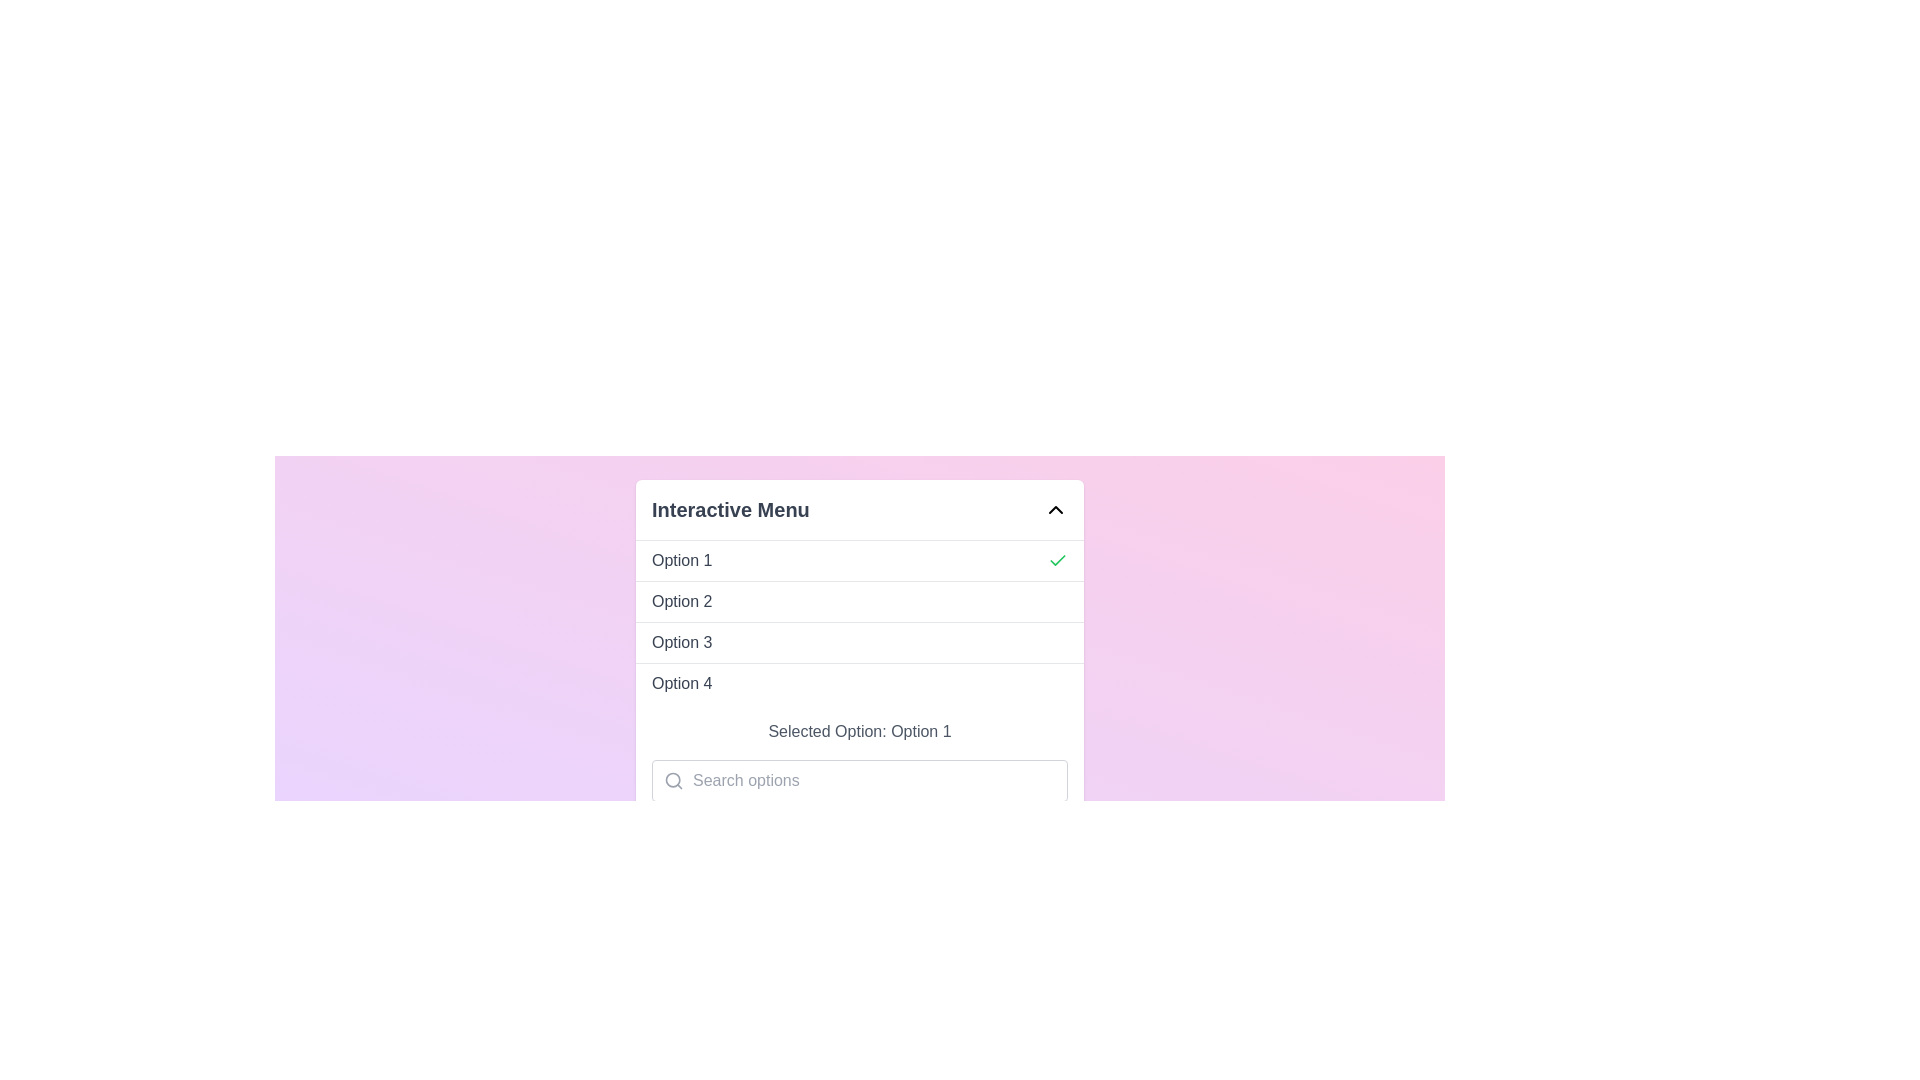 This screenshot has height=1080, width=1920. What do you see at coordinates (859, 732) in the screenshot?
I see `the text label displaying 'Selected Option: Option 1' that is located above a search input field in a dropdown menu interface` at bounding box center [859, 732].